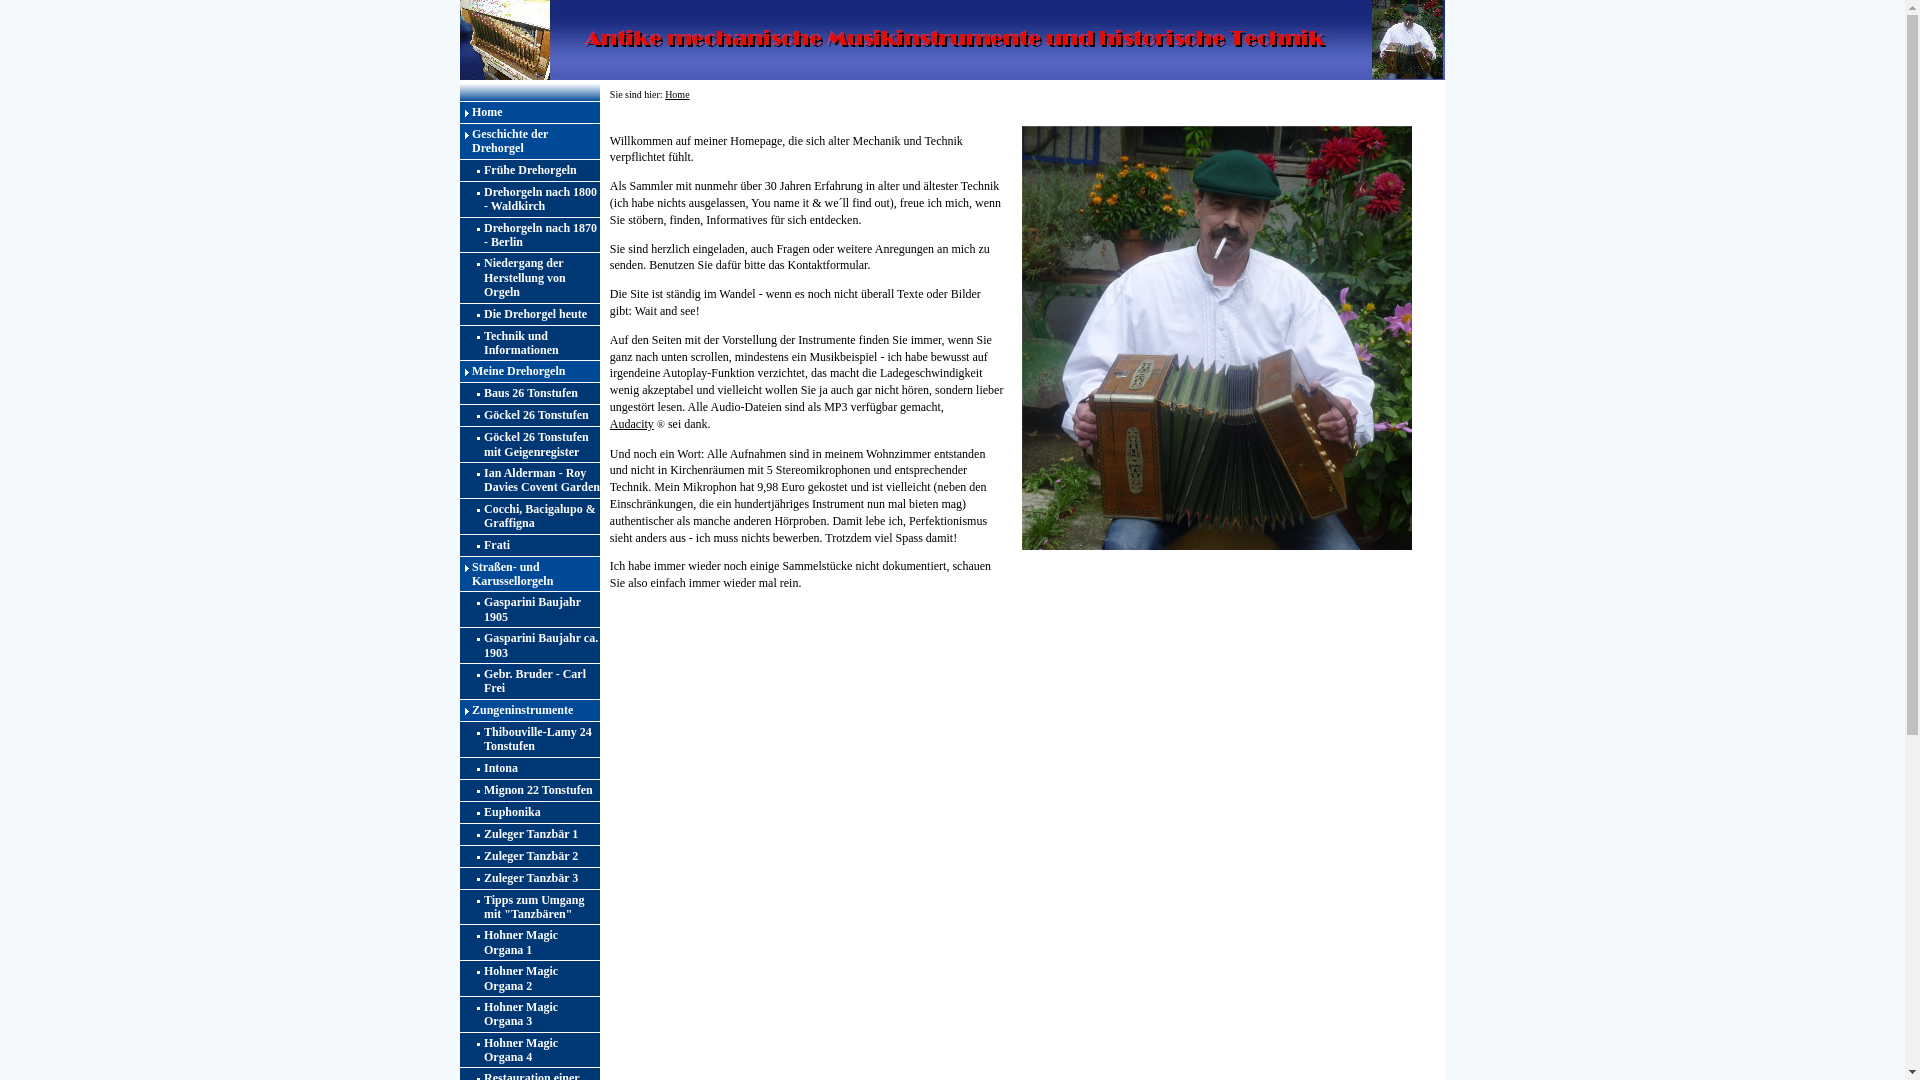 This screenshot has height=1080, width=1920. Describe the element at coordinates (529, 1014) in the screenshot. I see `'Hohner Magic Organa 3'` at that location.